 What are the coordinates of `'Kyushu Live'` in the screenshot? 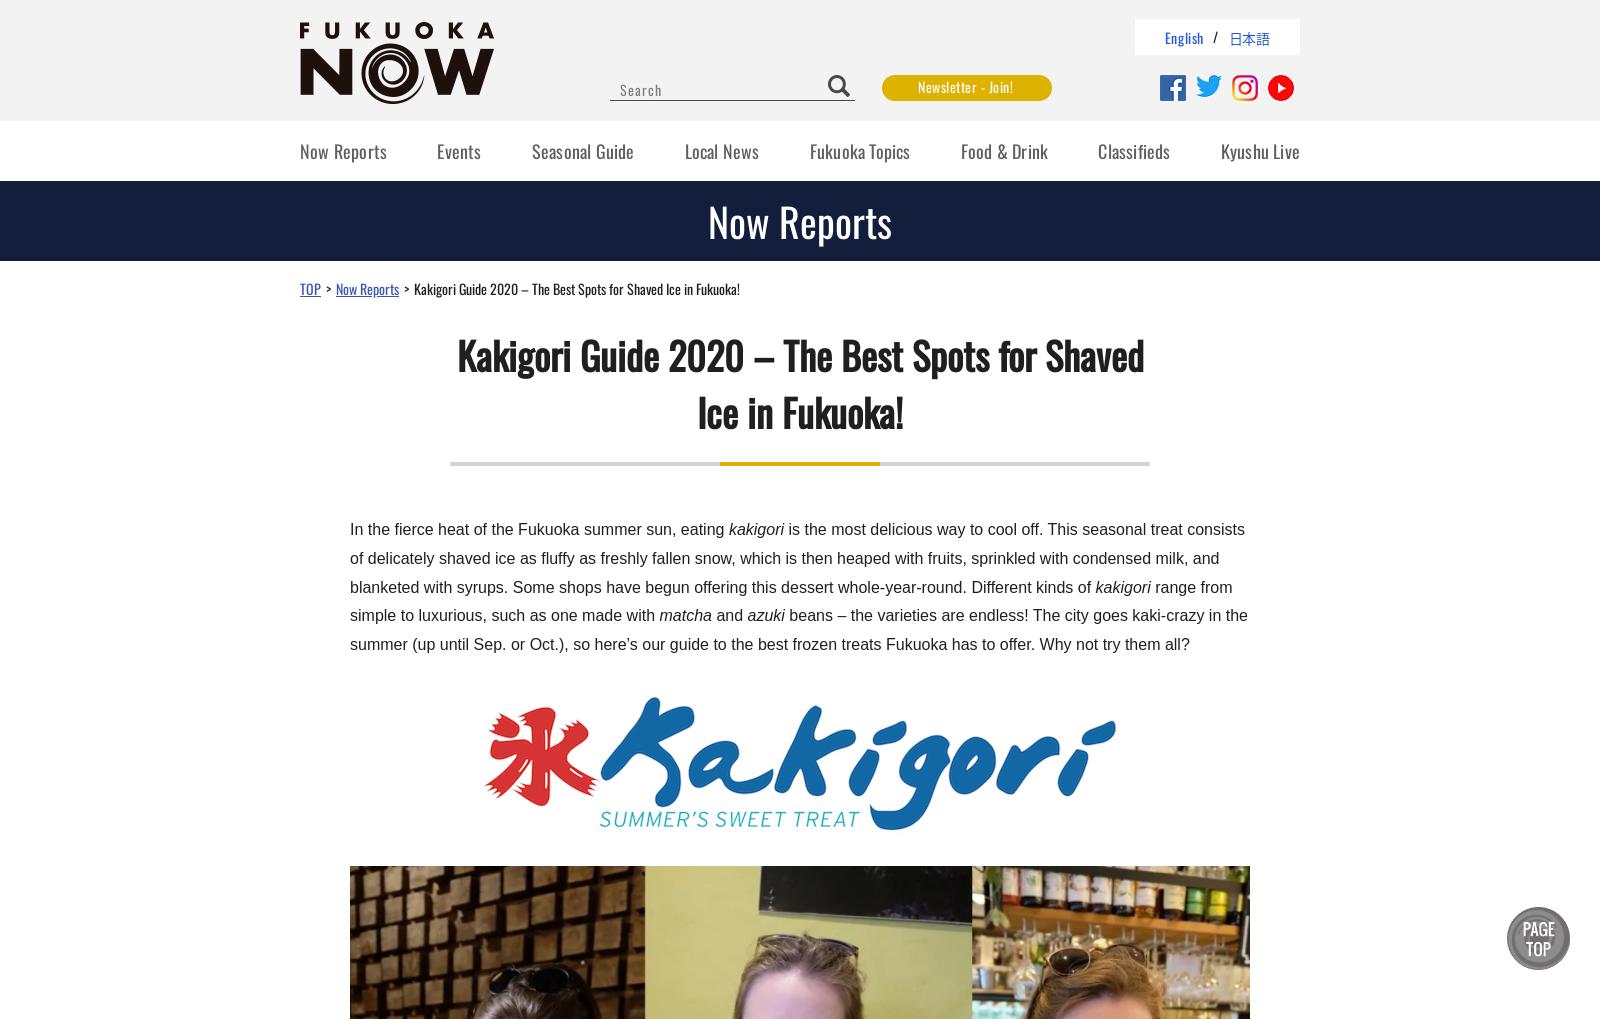 It's located at (1258, 151).